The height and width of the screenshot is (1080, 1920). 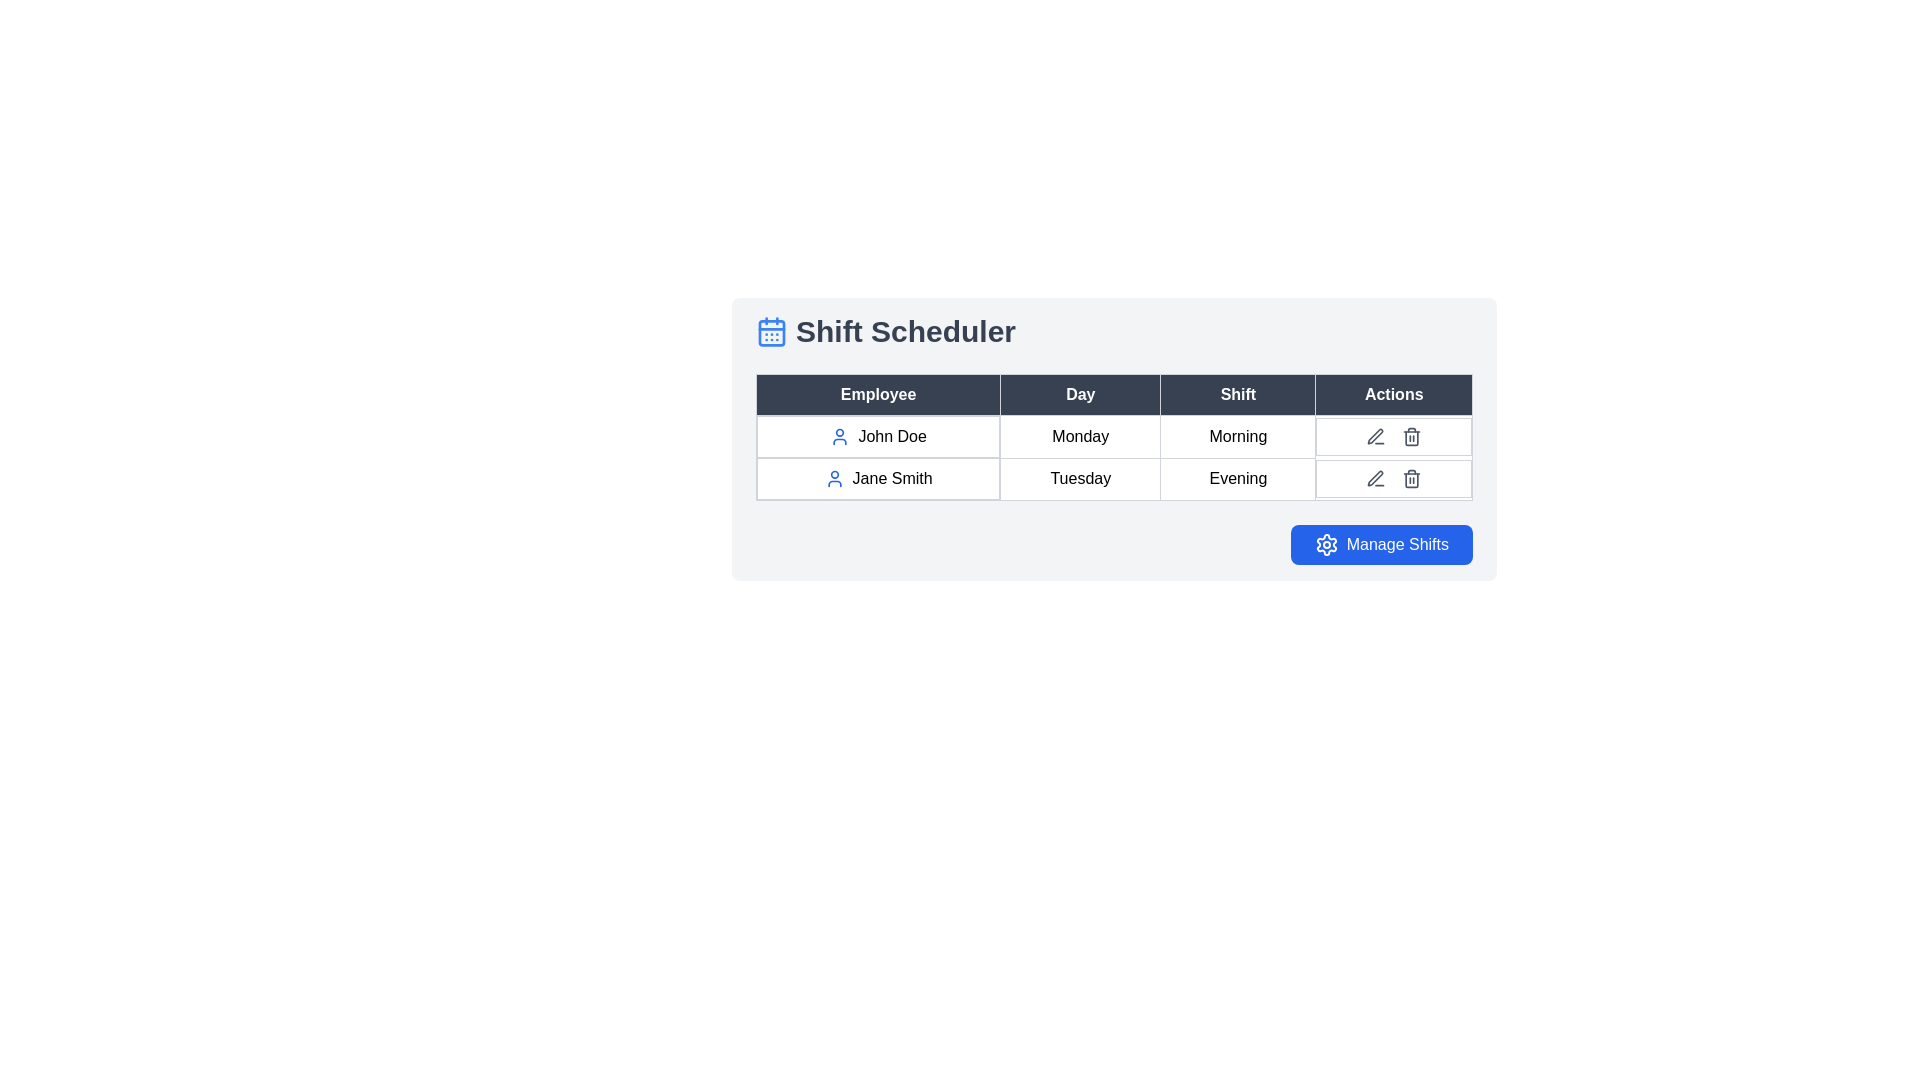 What do you see at coordinates (1393, 394) in the screenshot?
I see `the Table Header Cell which is aligned in the far-right position of the header row, indicating action buttons for the respective rows` at bounding box center [1393, 394].